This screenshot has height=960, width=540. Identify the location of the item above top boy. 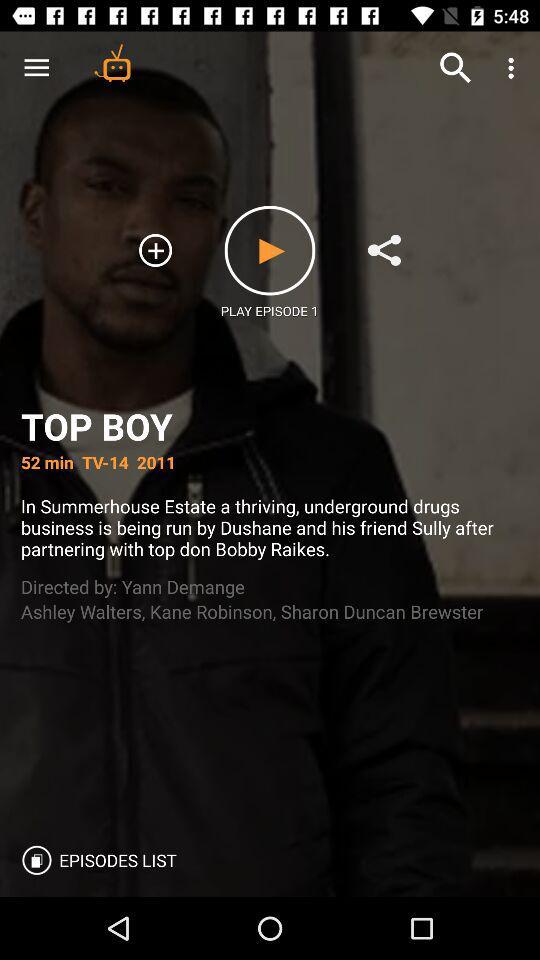
(513, 68).